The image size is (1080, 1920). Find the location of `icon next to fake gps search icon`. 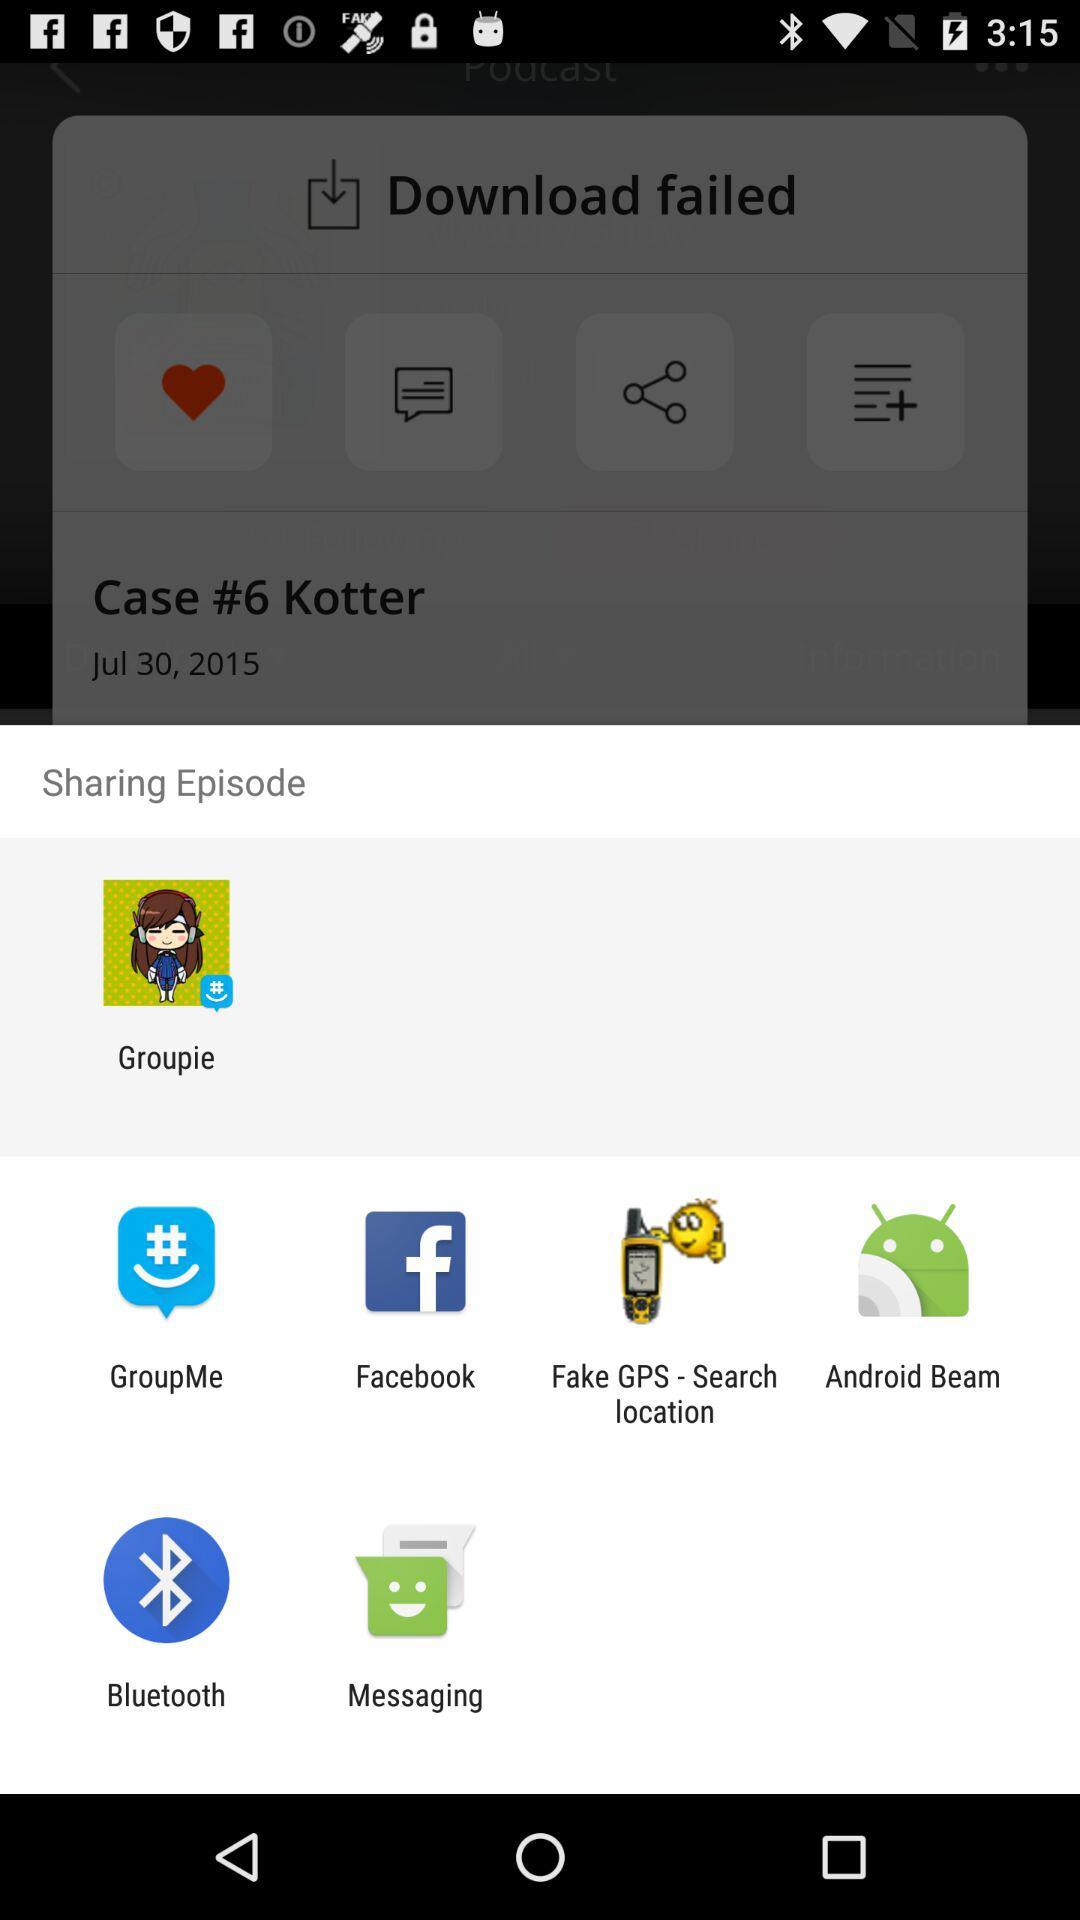

icon next to fake gps search icon is located at coordinates (414, 1392).